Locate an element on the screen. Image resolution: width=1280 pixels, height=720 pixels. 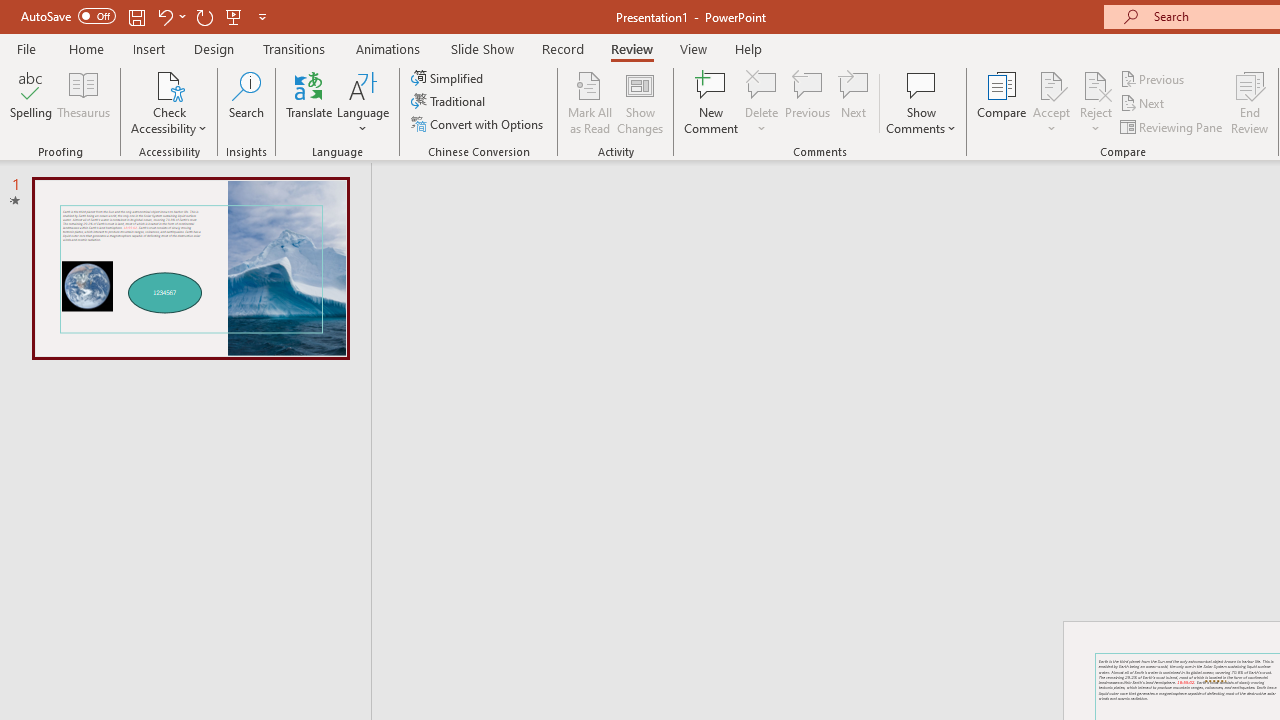
'Previous' is located at coordinates (1153, 78).